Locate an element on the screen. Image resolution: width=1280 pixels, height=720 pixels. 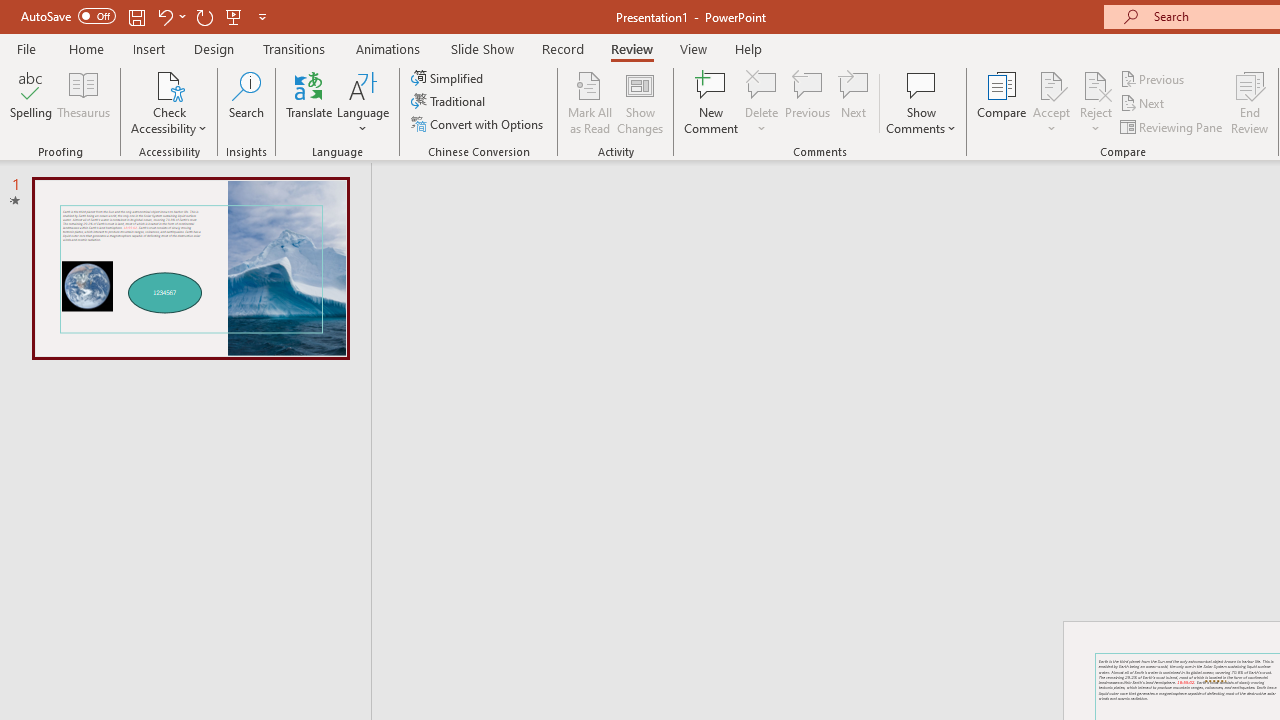
'Previous' is located at coordinates (1153, 78).